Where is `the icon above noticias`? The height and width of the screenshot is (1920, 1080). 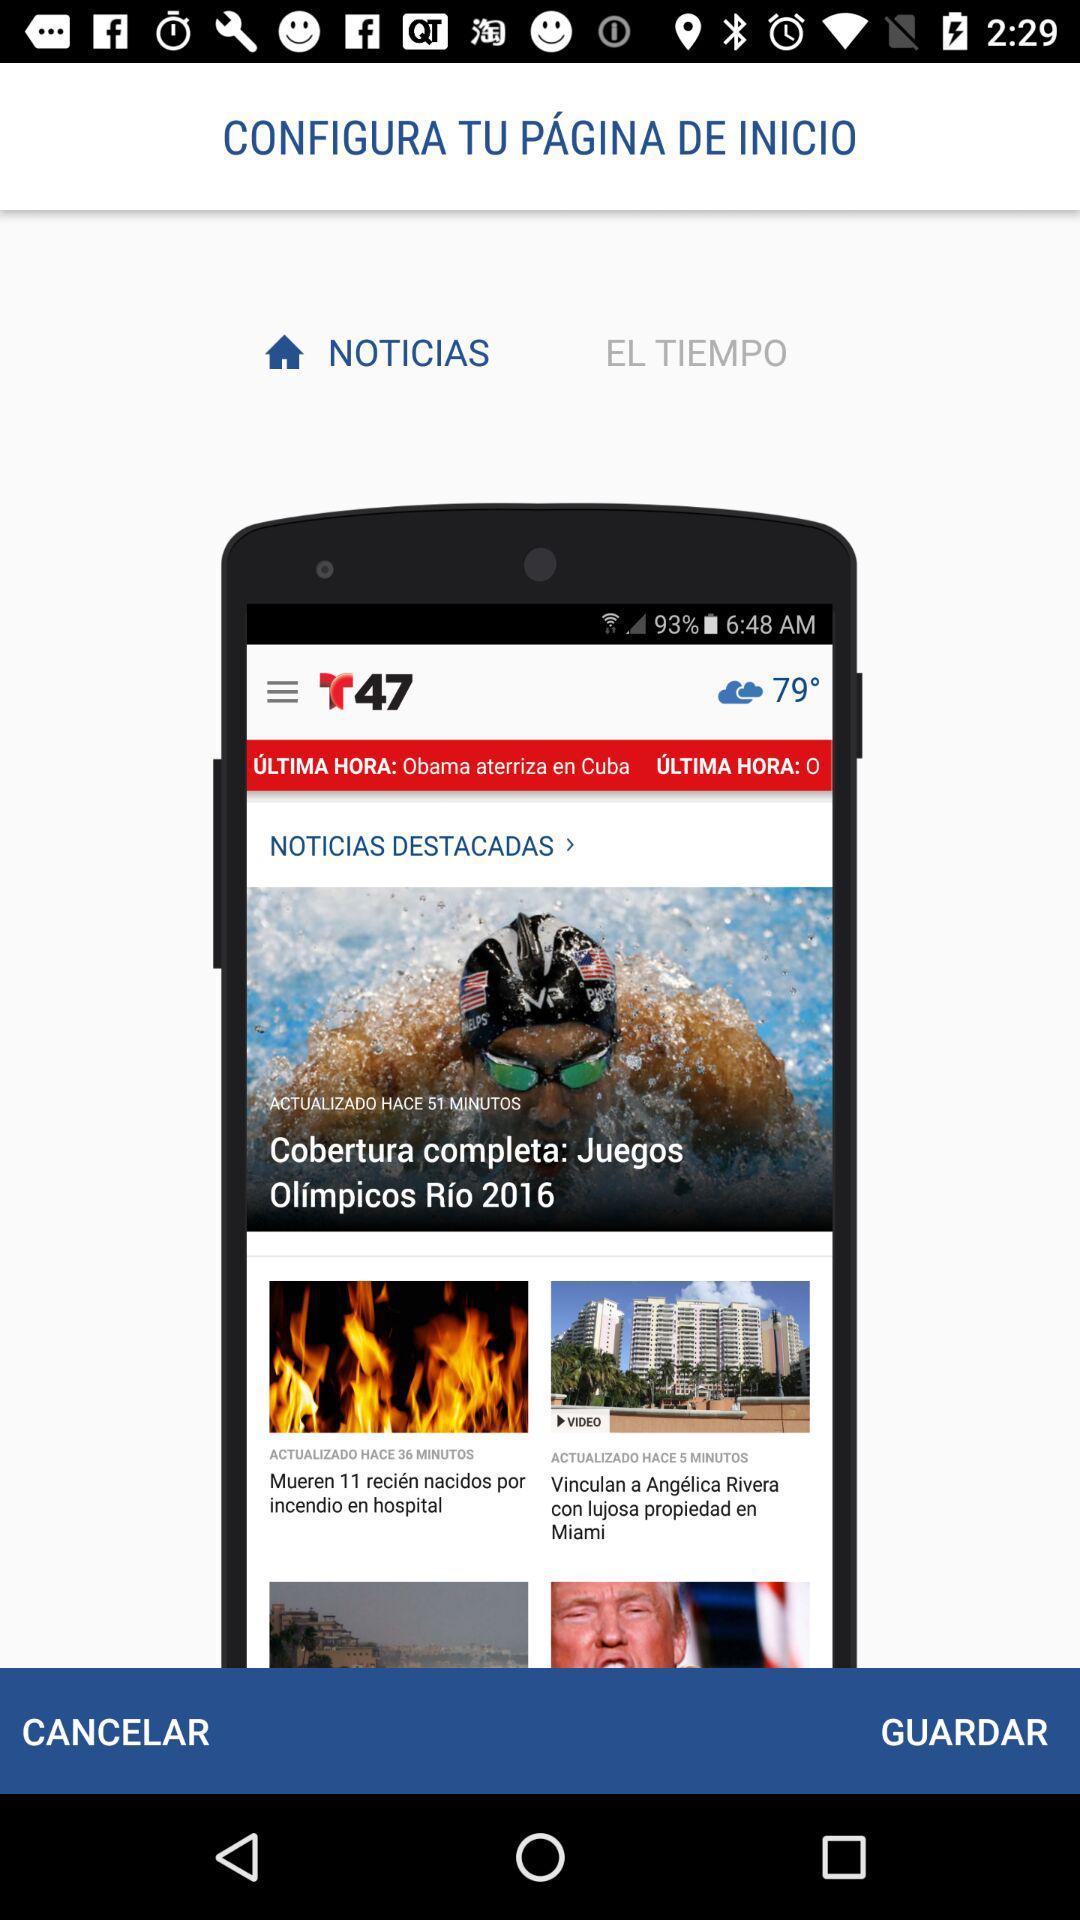 the icon above noticias is located at coordinates (540, 135).